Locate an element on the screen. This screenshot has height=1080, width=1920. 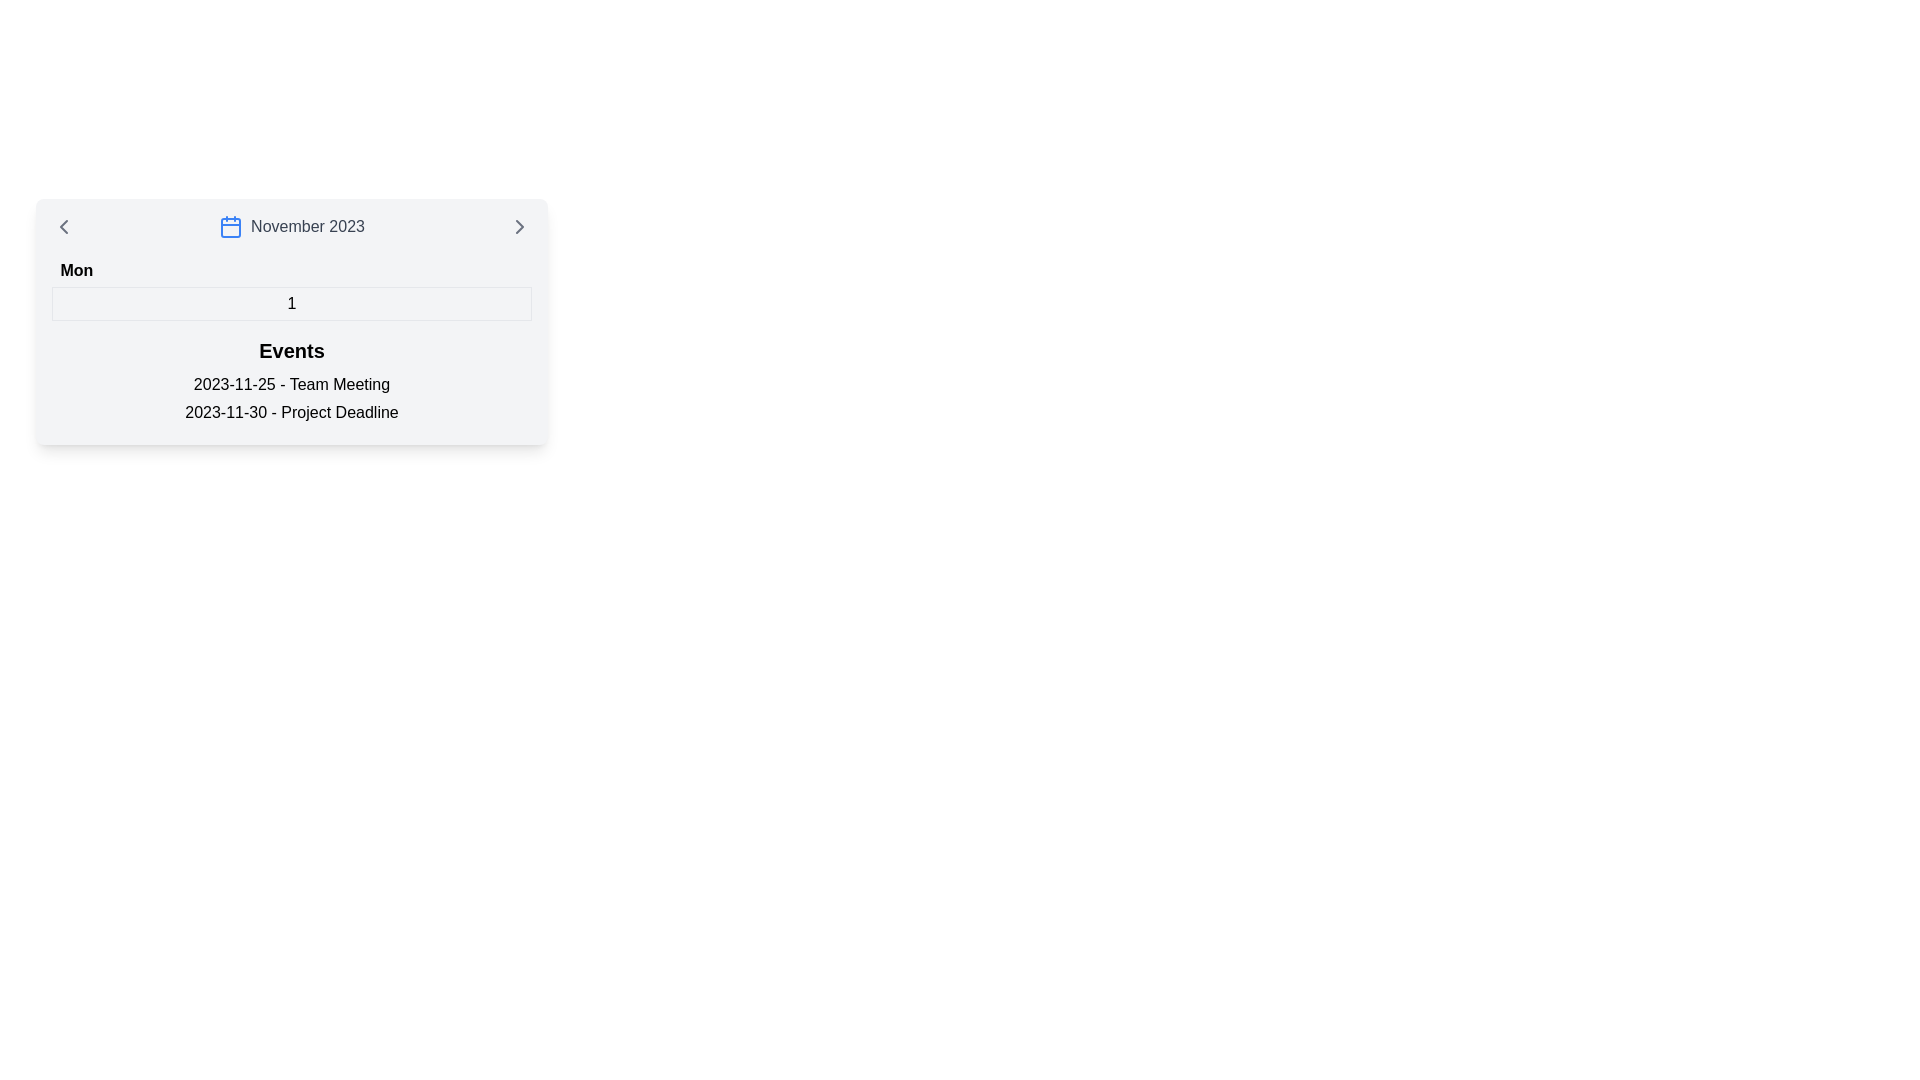
text content of the heading displaying 'November 2023' at the top of the calendar interface, which is styled in light gray and is larger in font size is located at coordinates (291, 226).